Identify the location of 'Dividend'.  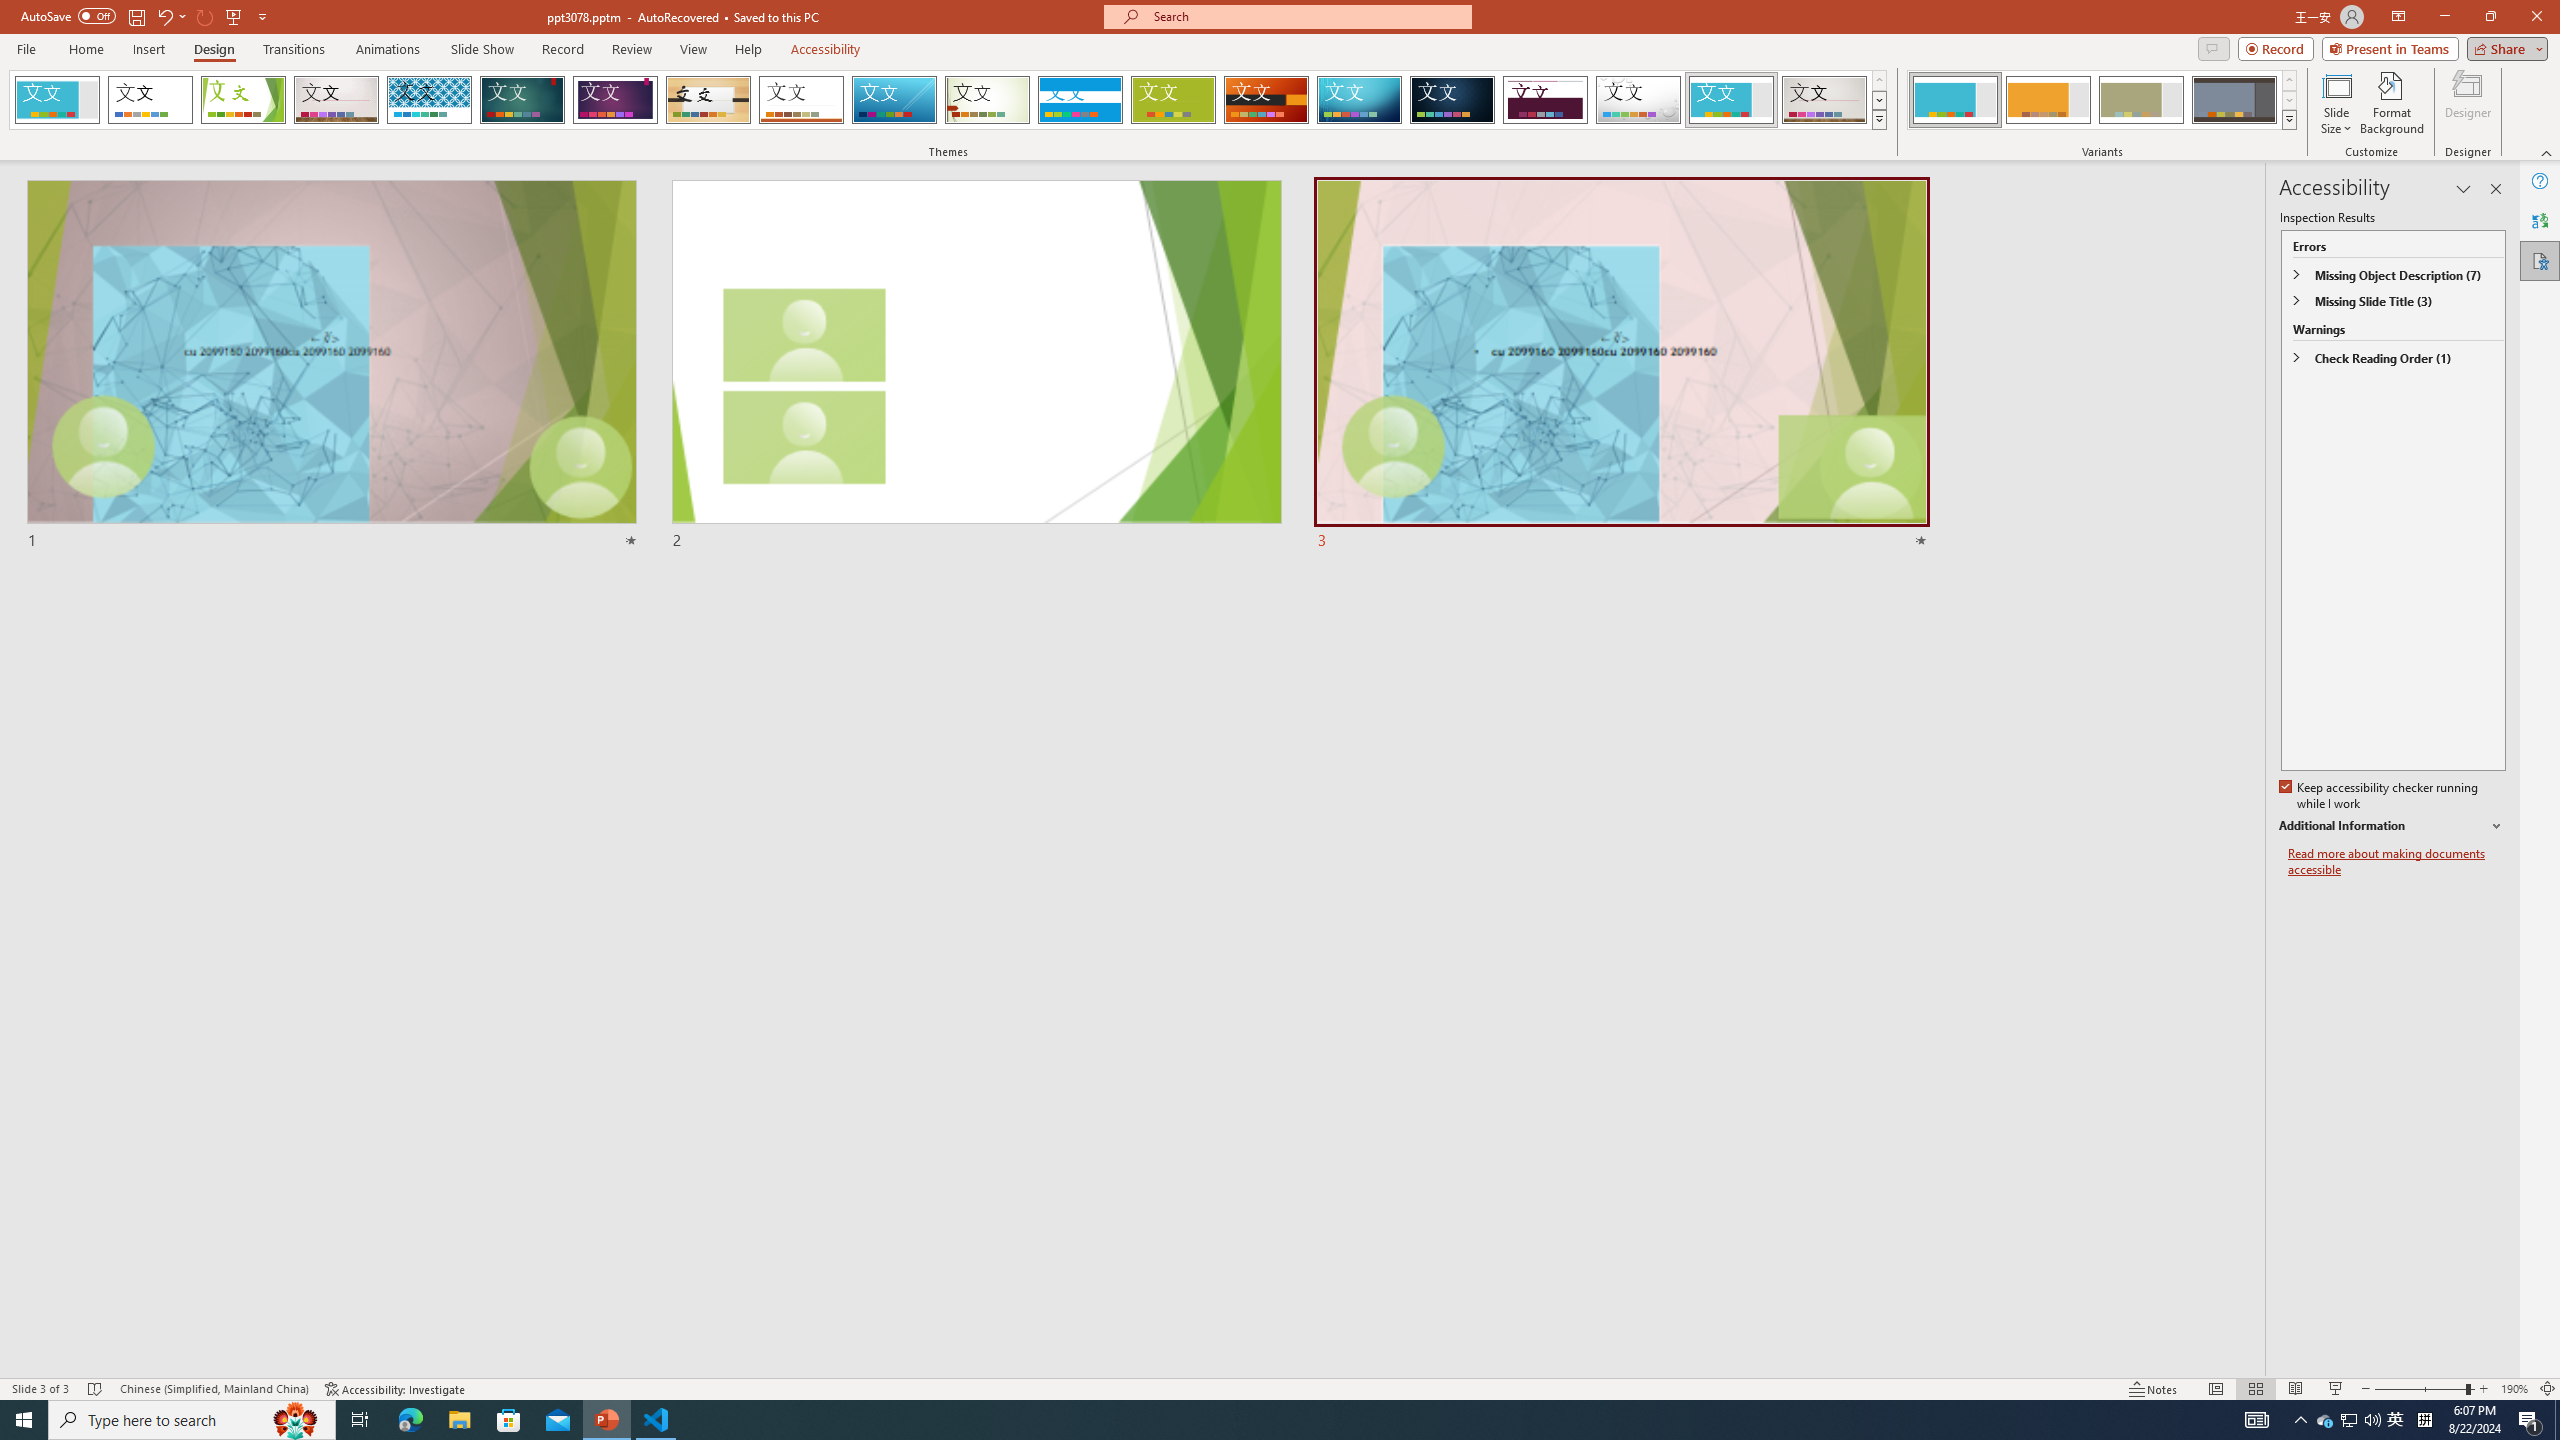
(1545, 99).